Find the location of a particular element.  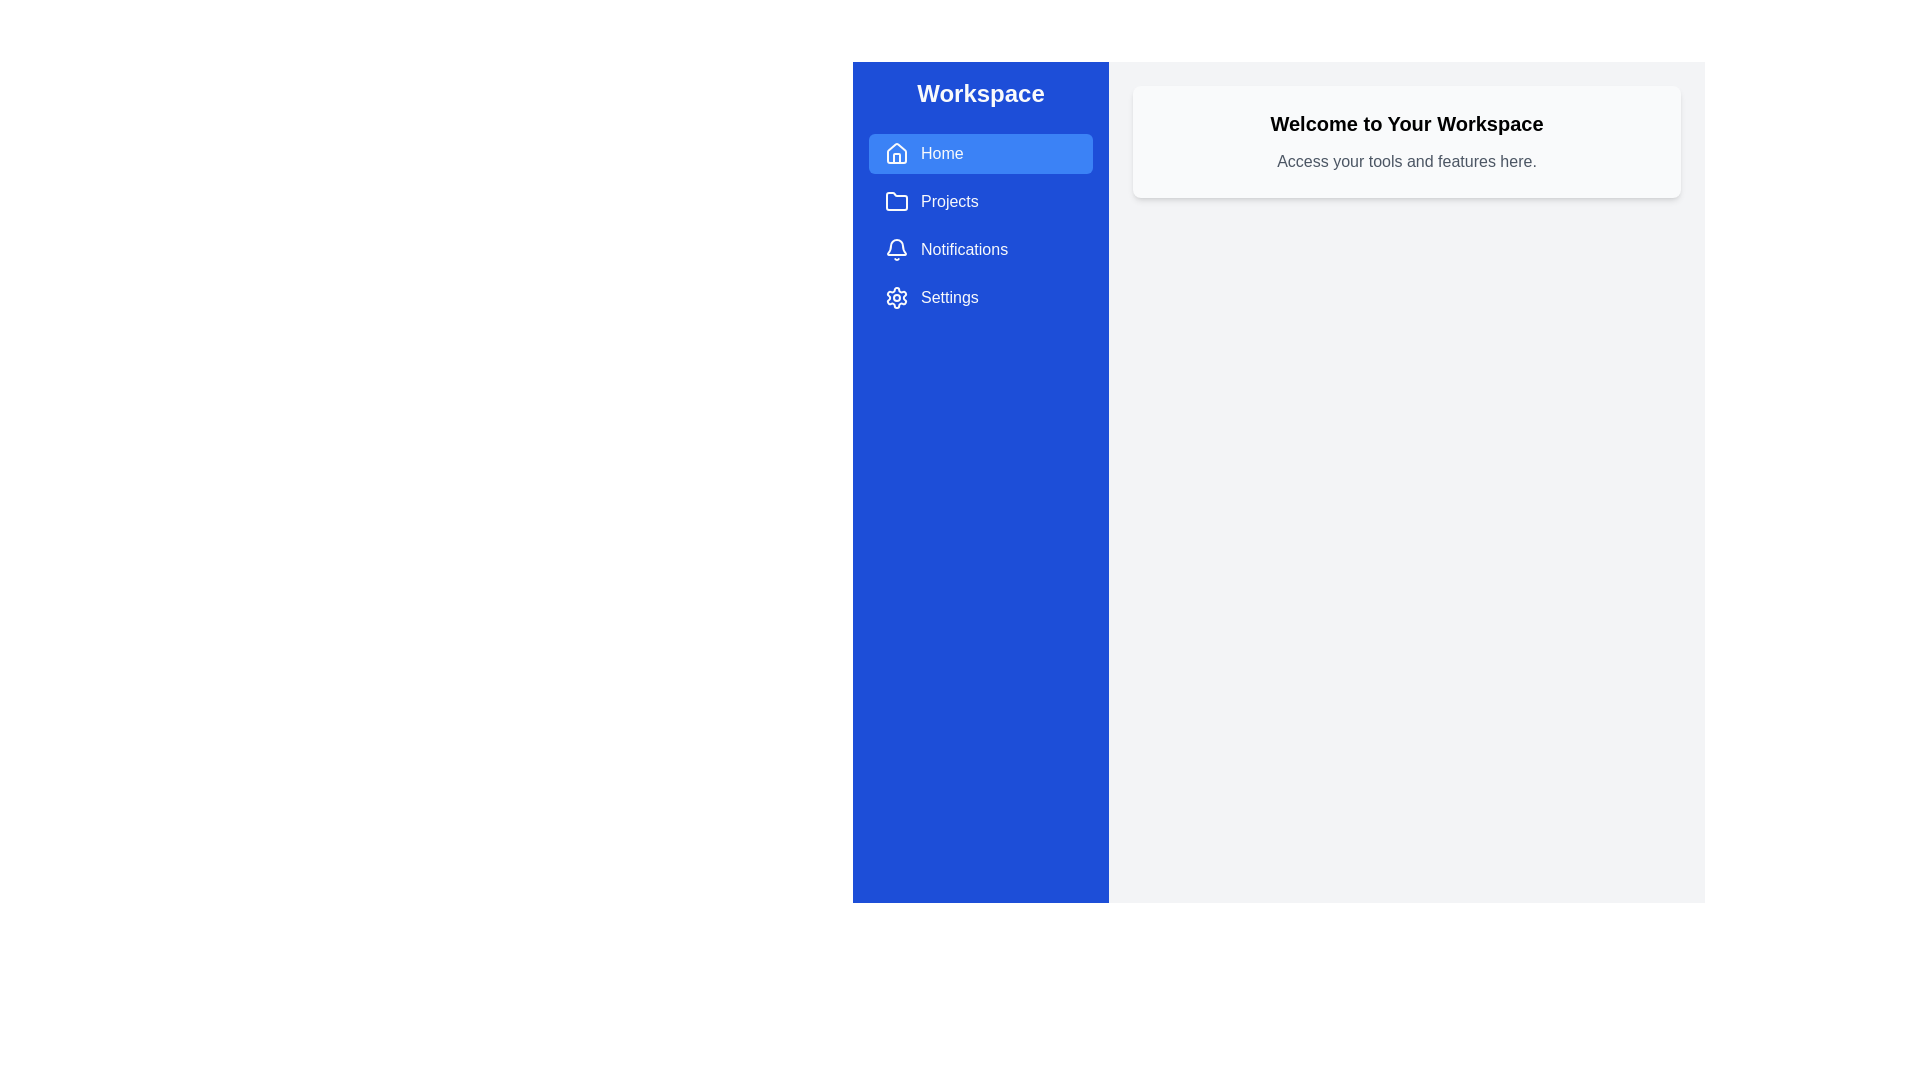

the cogwheel icon is located at coordinates (896, 297).